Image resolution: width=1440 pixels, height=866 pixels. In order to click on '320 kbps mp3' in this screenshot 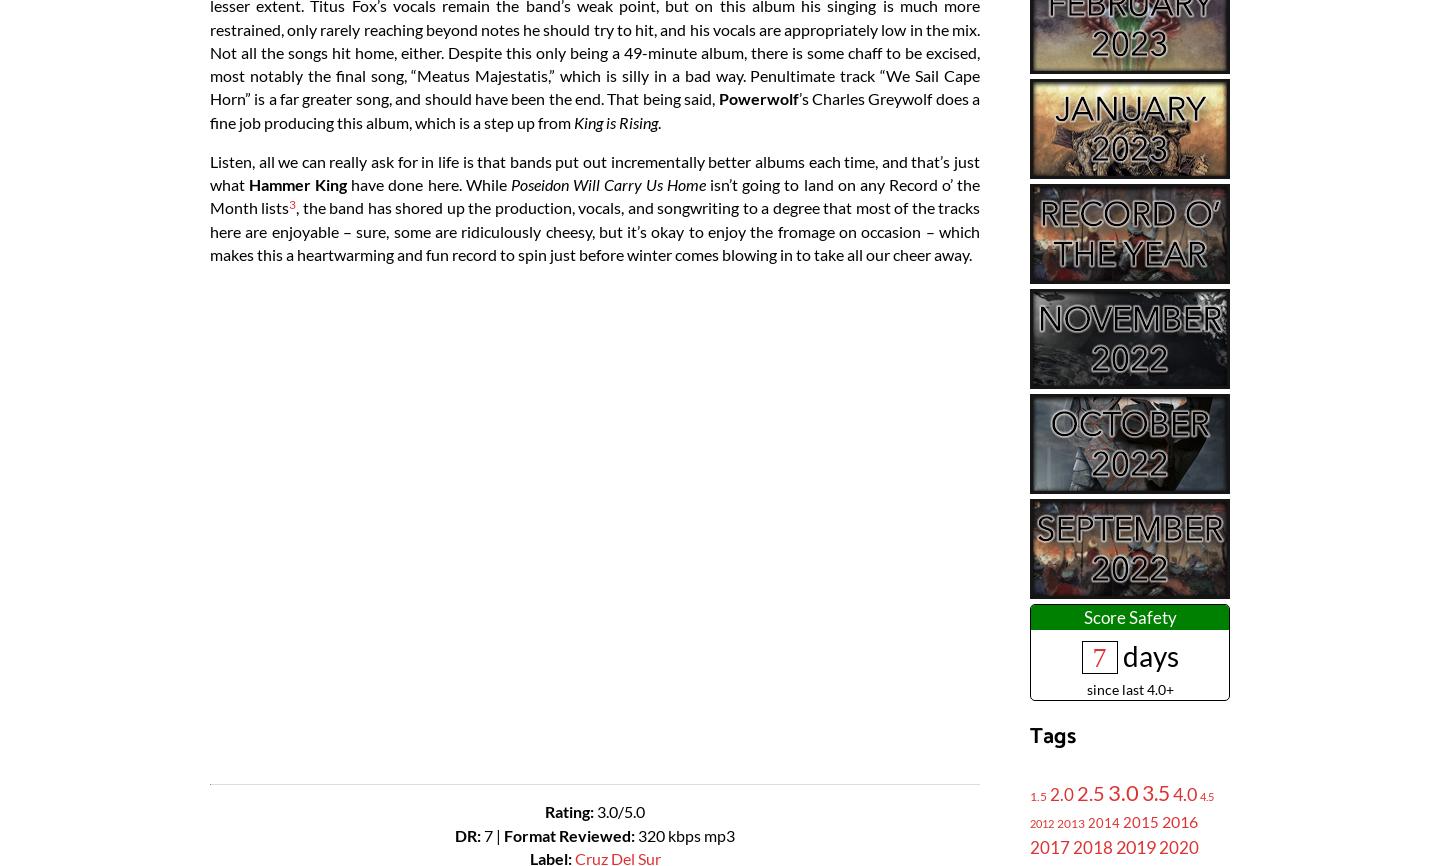, I will do `click(686, 833)`.